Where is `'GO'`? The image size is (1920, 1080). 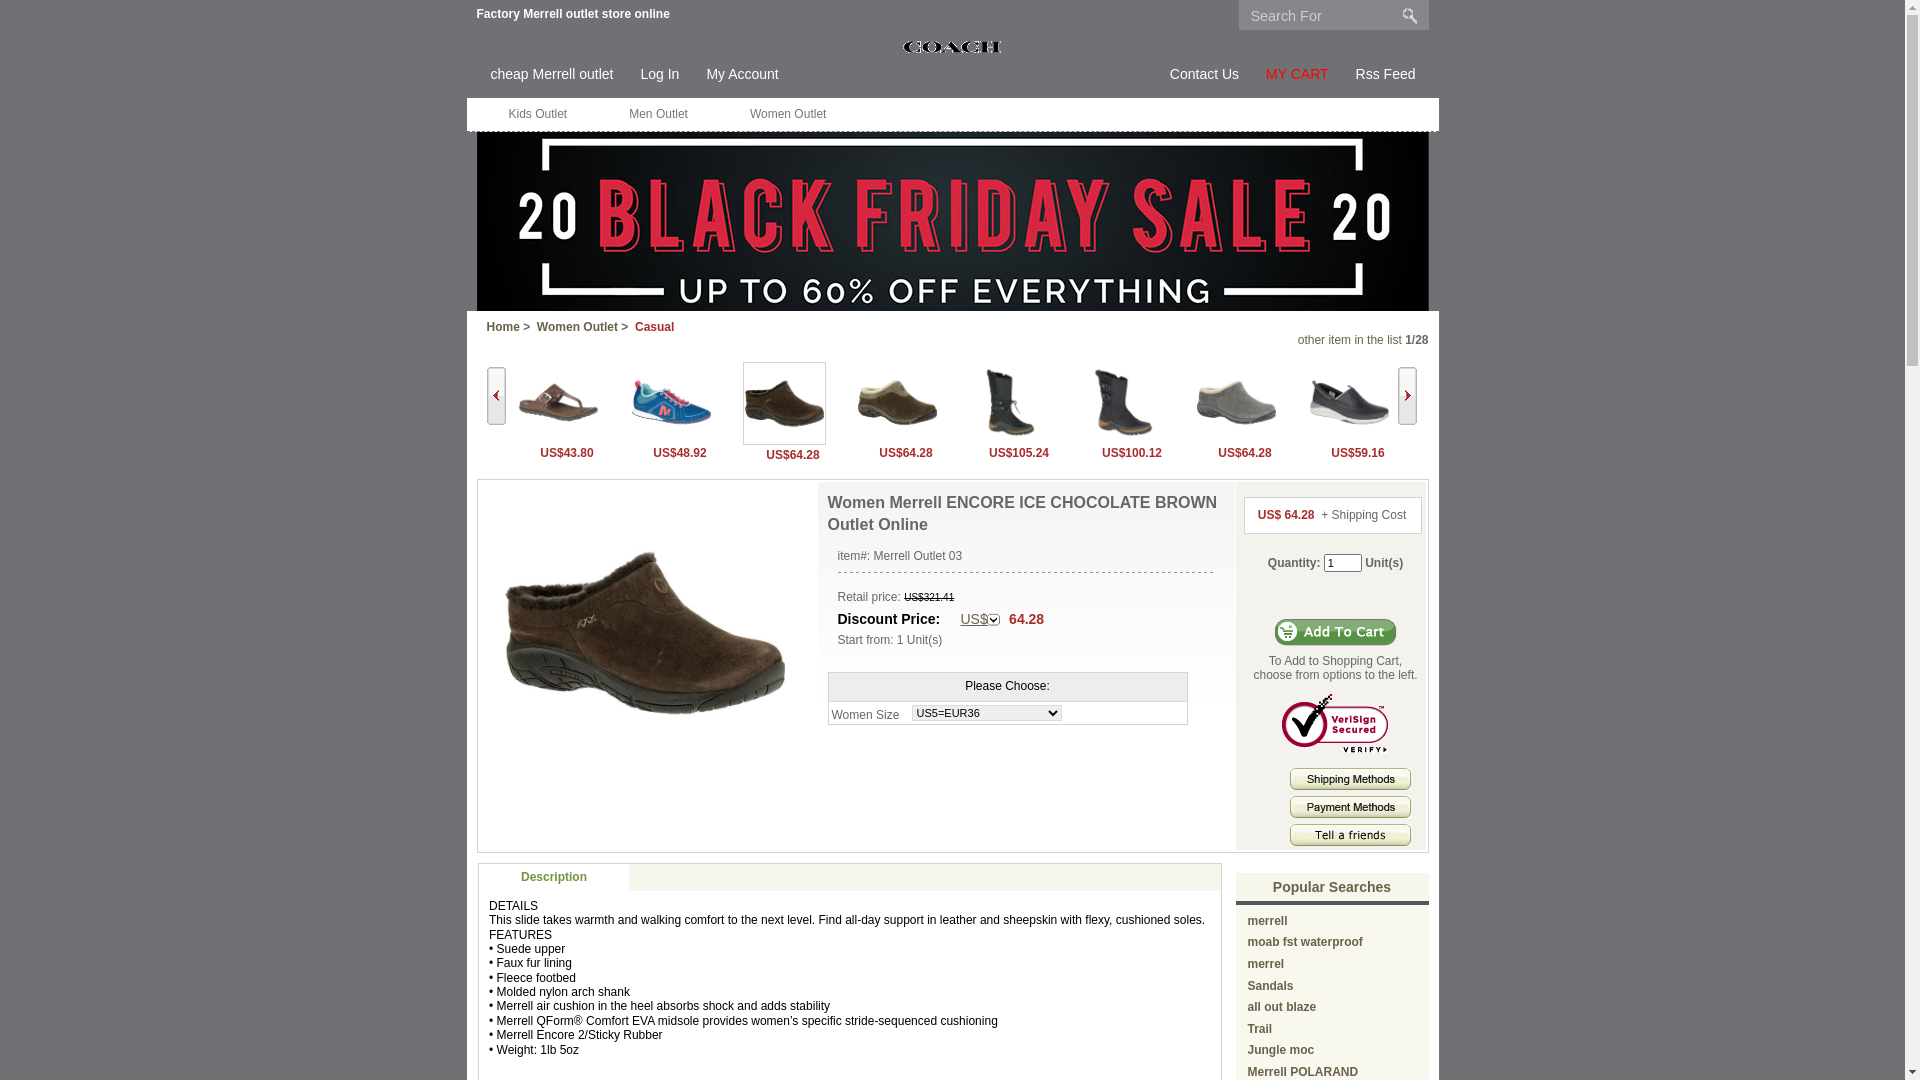
'GO' is located at coordinates (1409, 15).